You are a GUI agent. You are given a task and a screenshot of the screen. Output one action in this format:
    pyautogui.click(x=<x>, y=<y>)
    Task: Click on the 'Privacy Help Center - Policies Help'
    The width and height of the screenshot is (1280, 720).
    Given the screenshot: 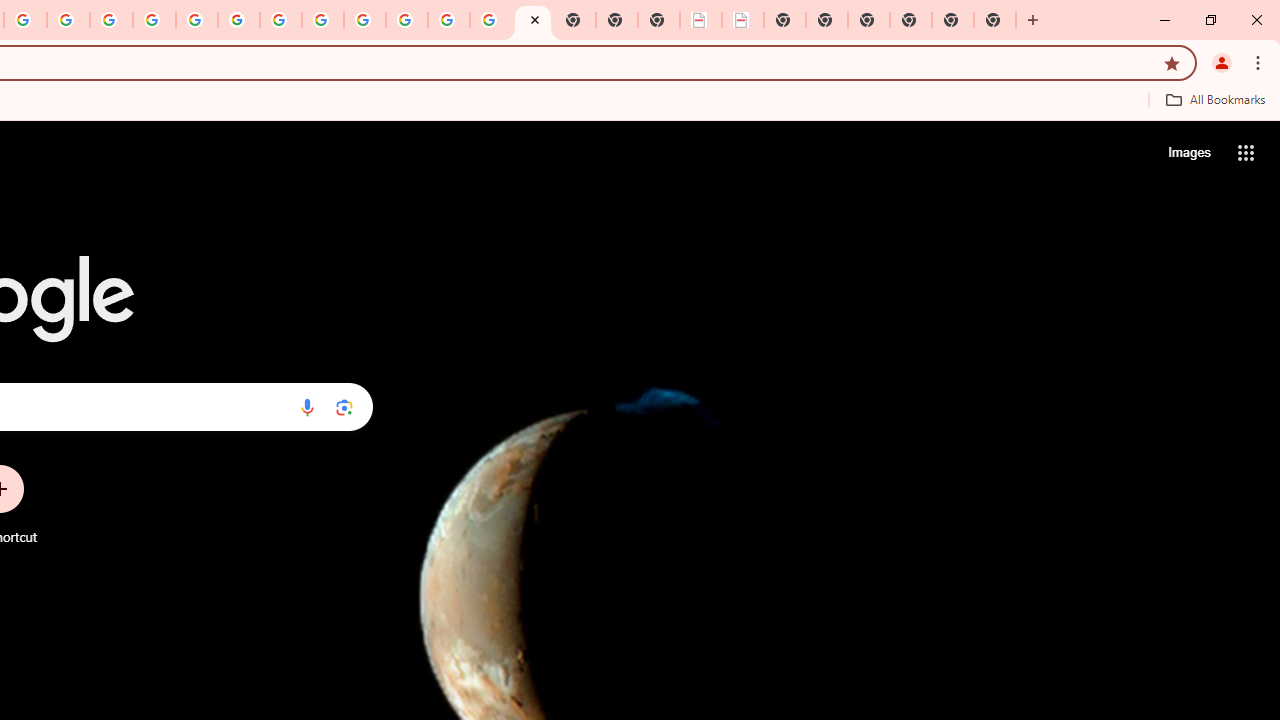 What is the action you would take?
    pyautogui.click(x=153, y=20)
    